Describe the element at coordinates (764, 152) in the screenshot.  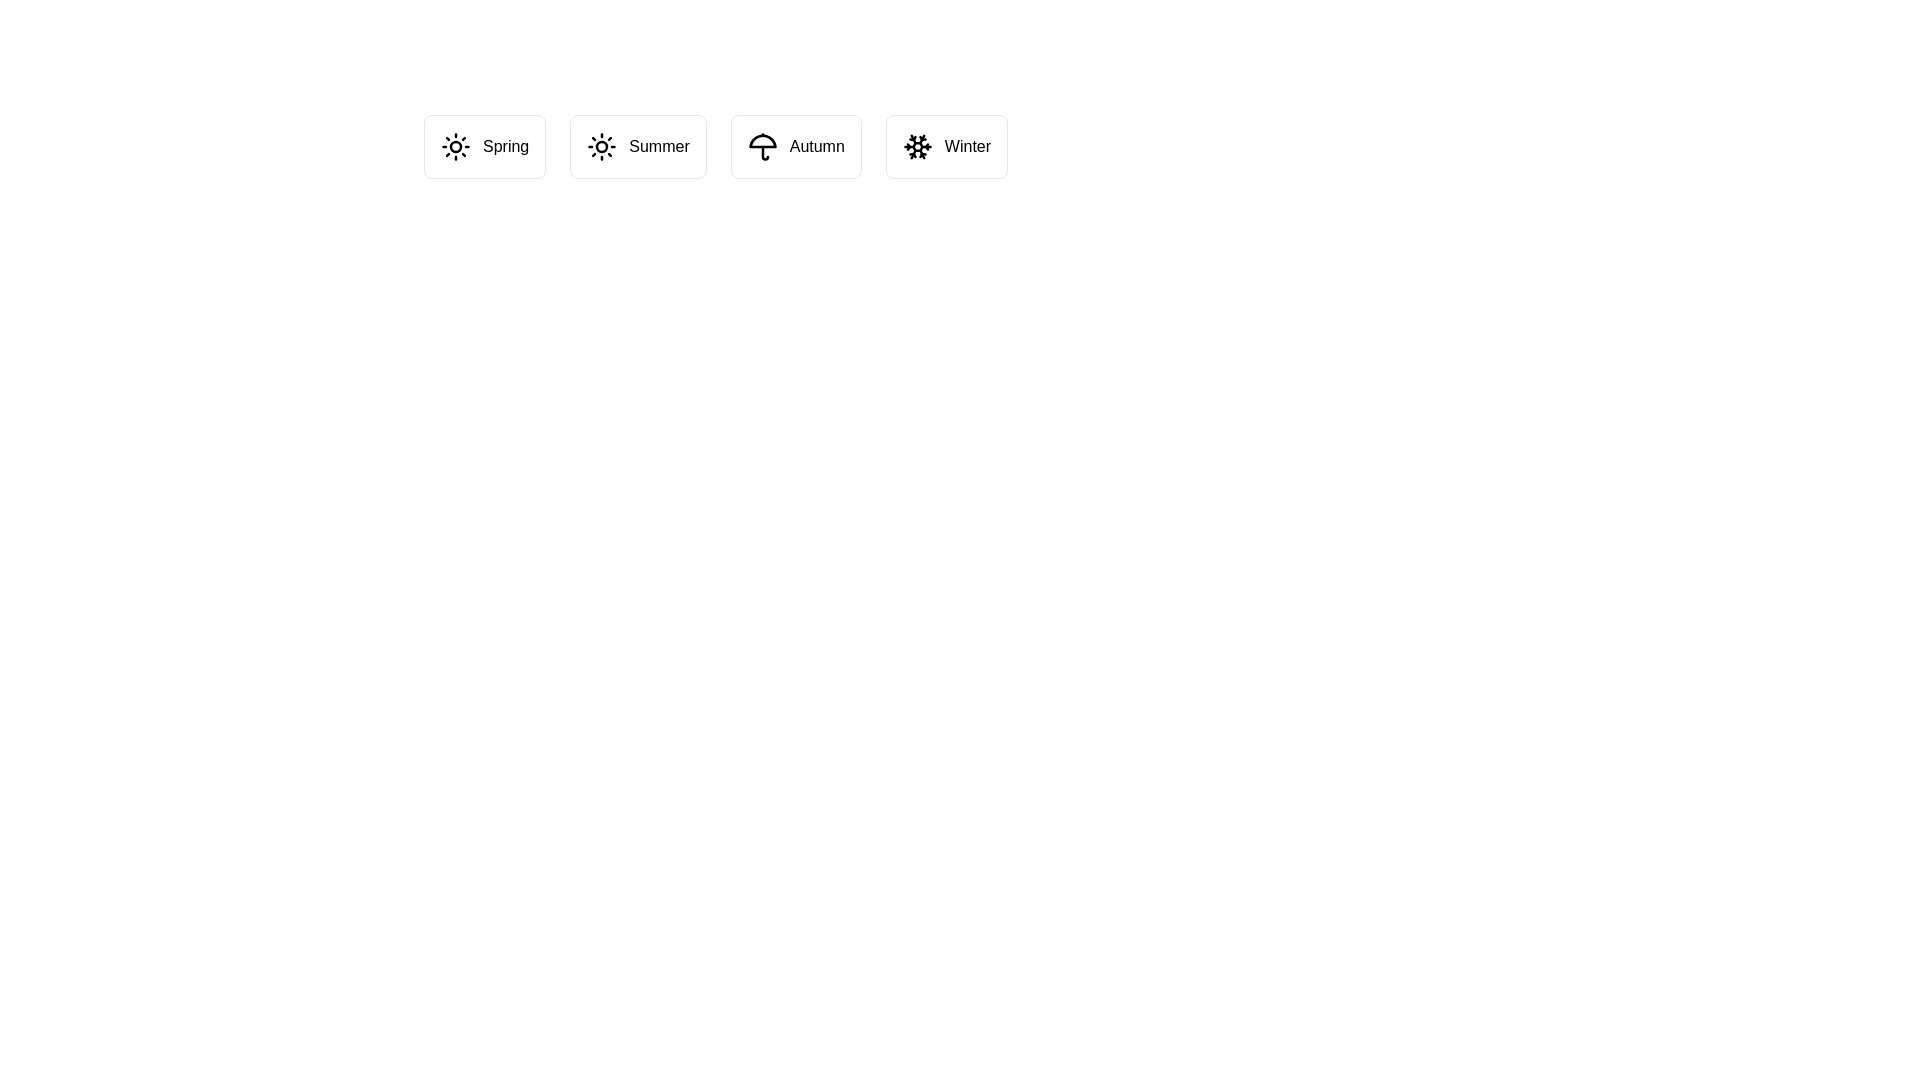
I see `the handle of the umbrella icon, which is part of the 'Autumn' button, the third button in a row of four buttons at the center of the interface` at that location.